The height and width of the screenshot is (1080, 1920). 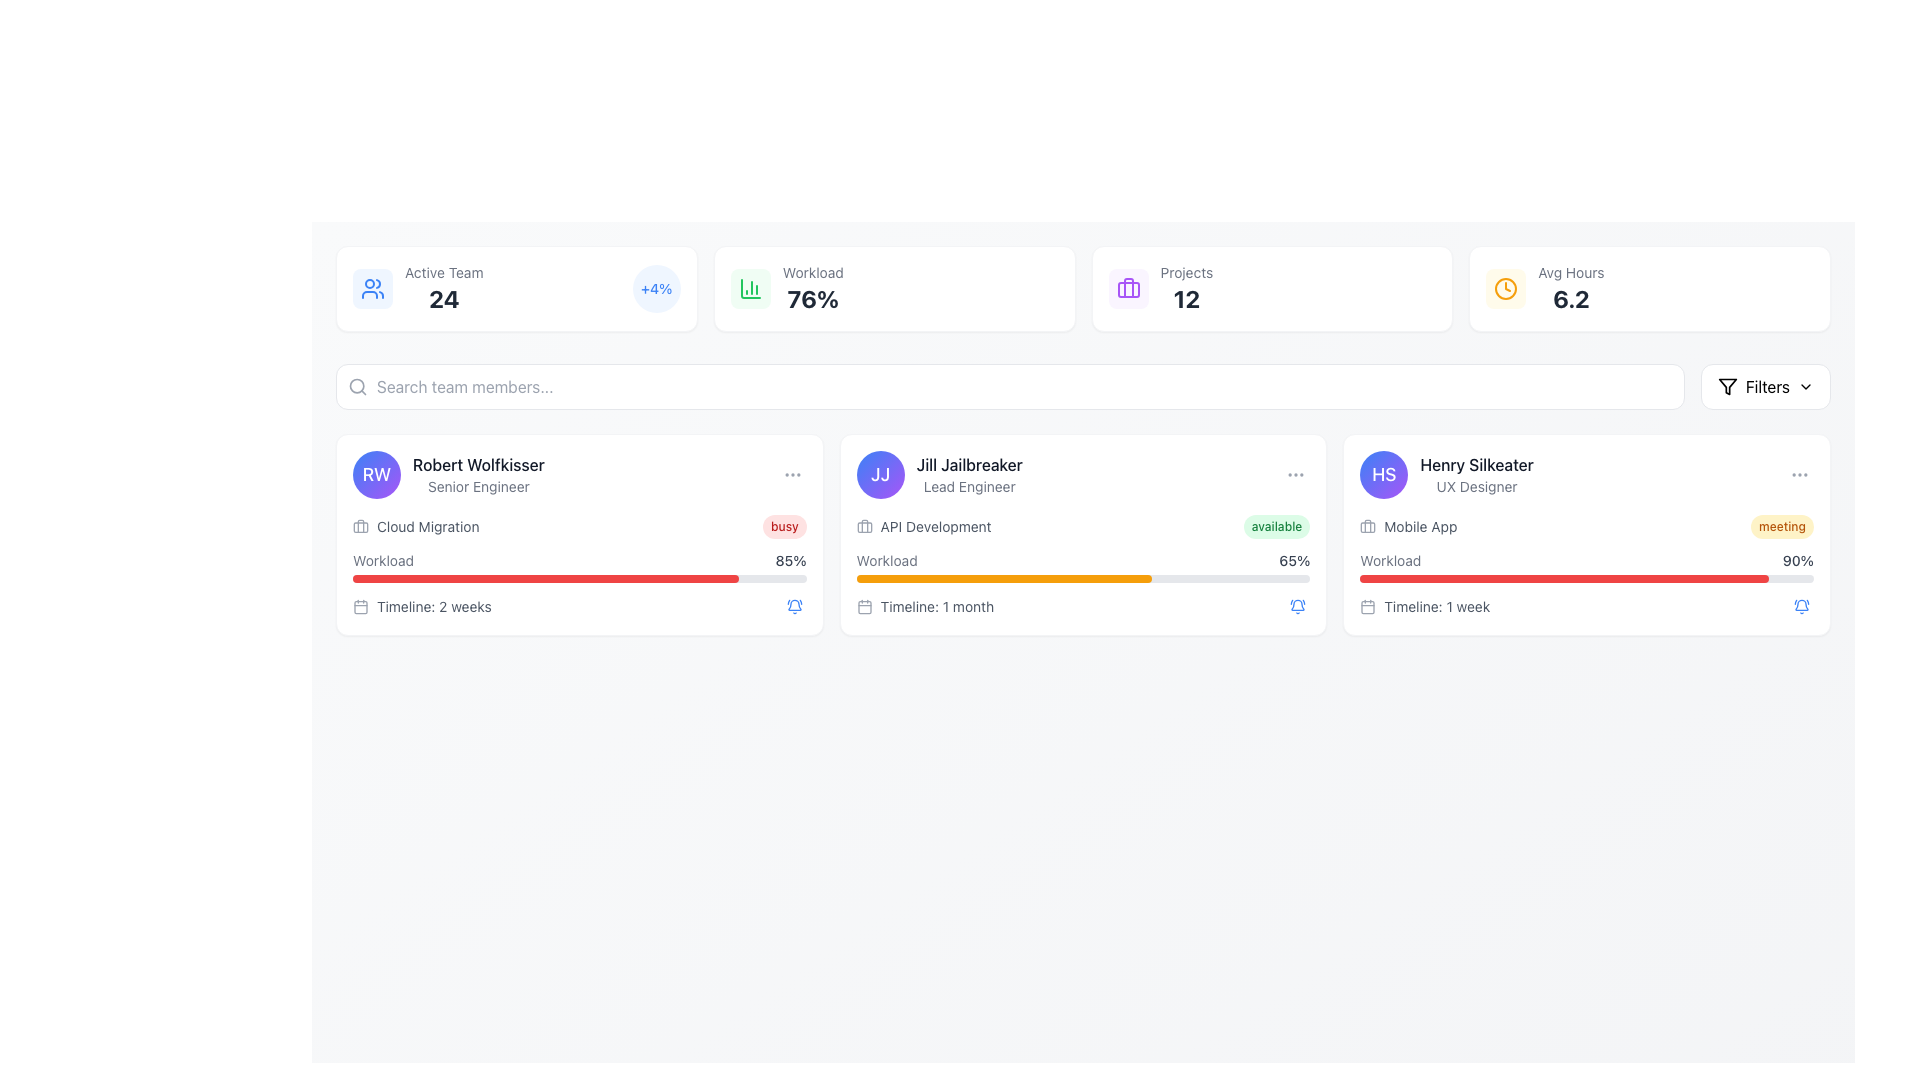 I want to click on the progress bar located beneath the text 'Workload: 85%' in the card labeled 'Robert Wolfkisser - Senior Engineer', so click(x=545, y=578).